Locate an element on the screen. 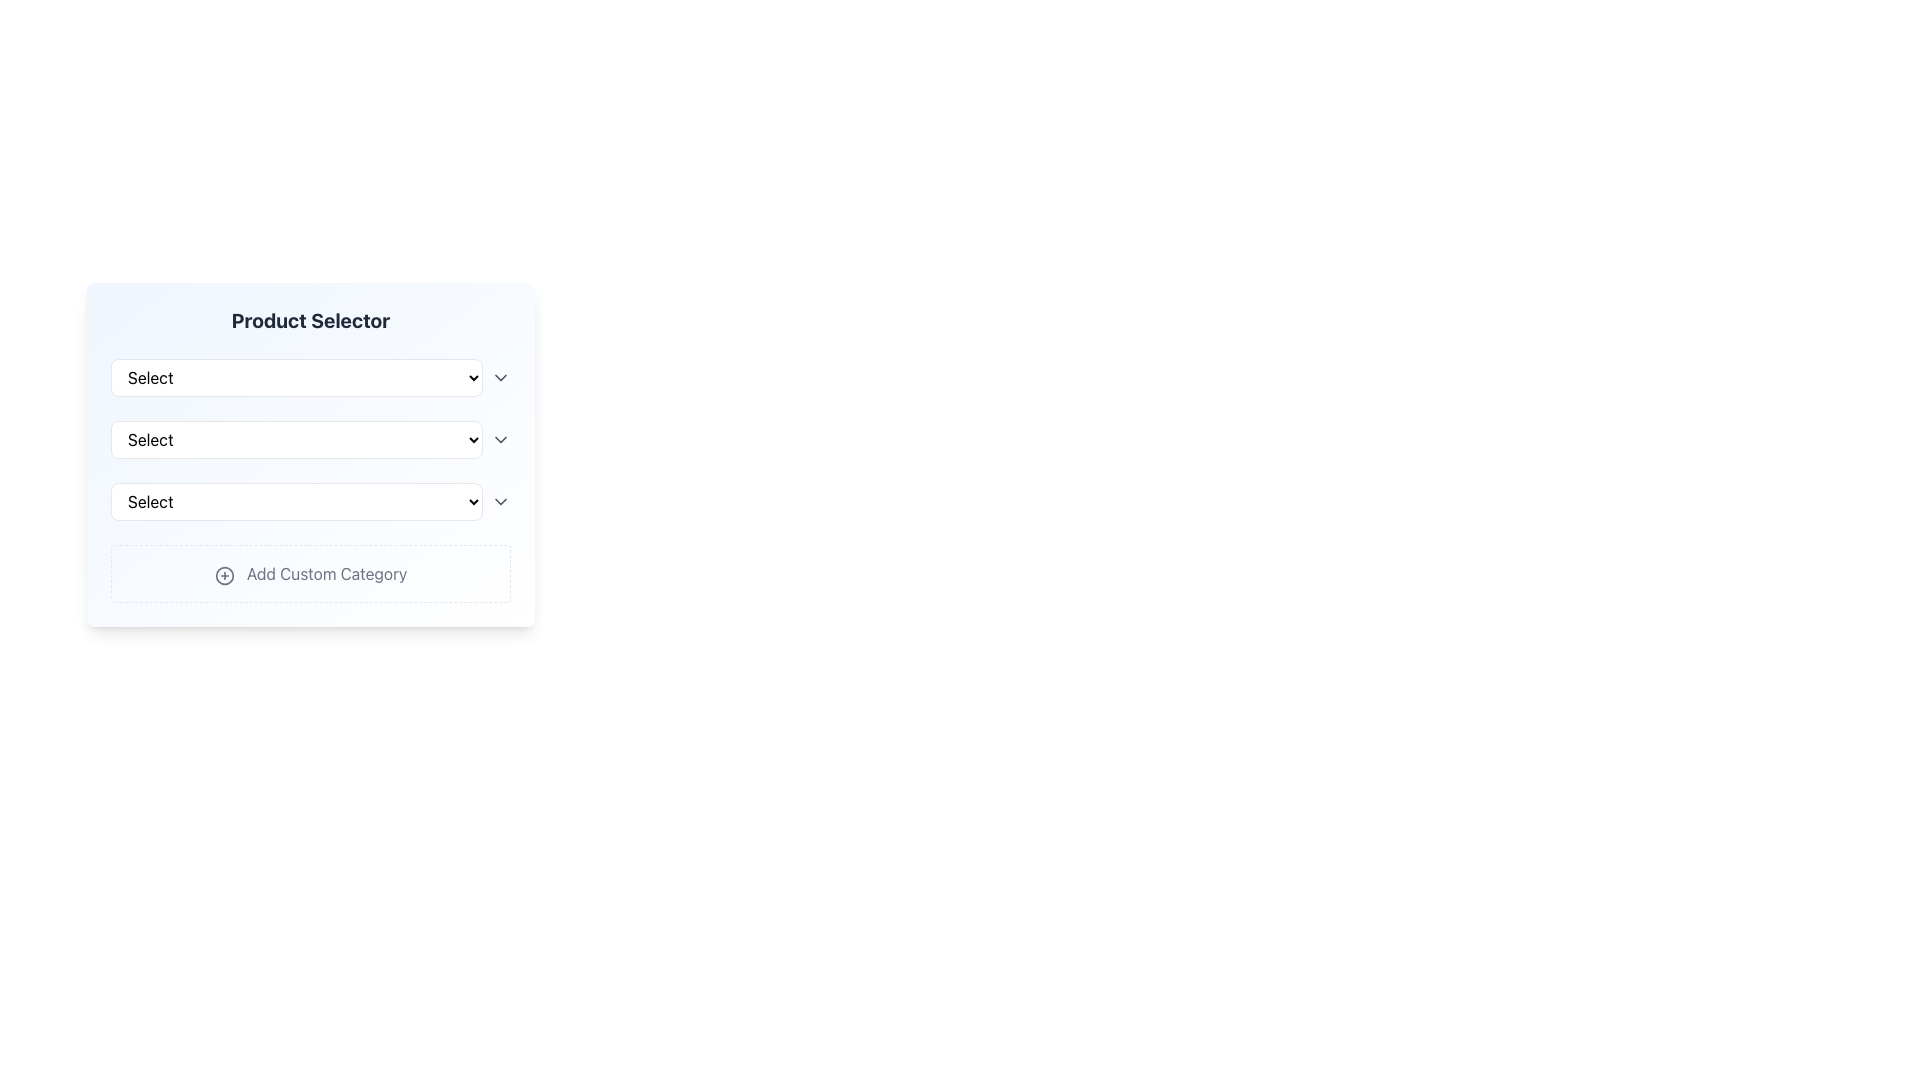  the second dropdown menu located under the 'Product Selector' section is located at coordinates (310, 438).